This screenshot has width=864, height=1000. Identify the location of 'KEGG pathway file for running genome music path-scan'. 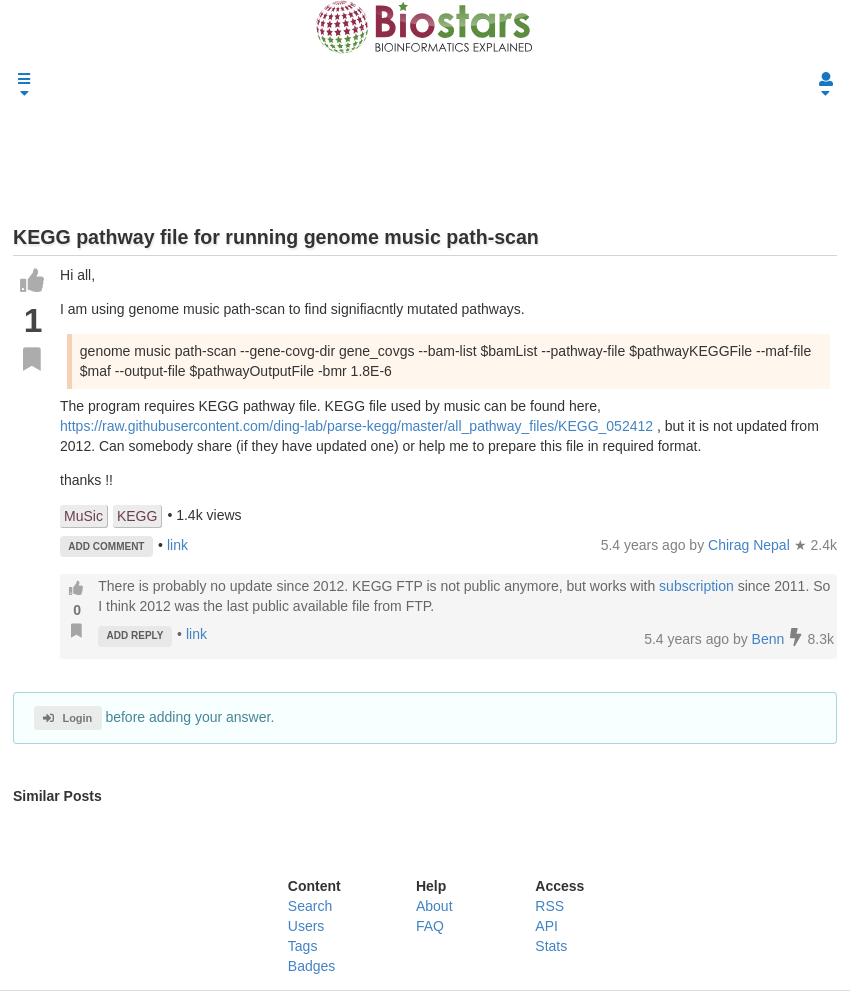
(275, 235).